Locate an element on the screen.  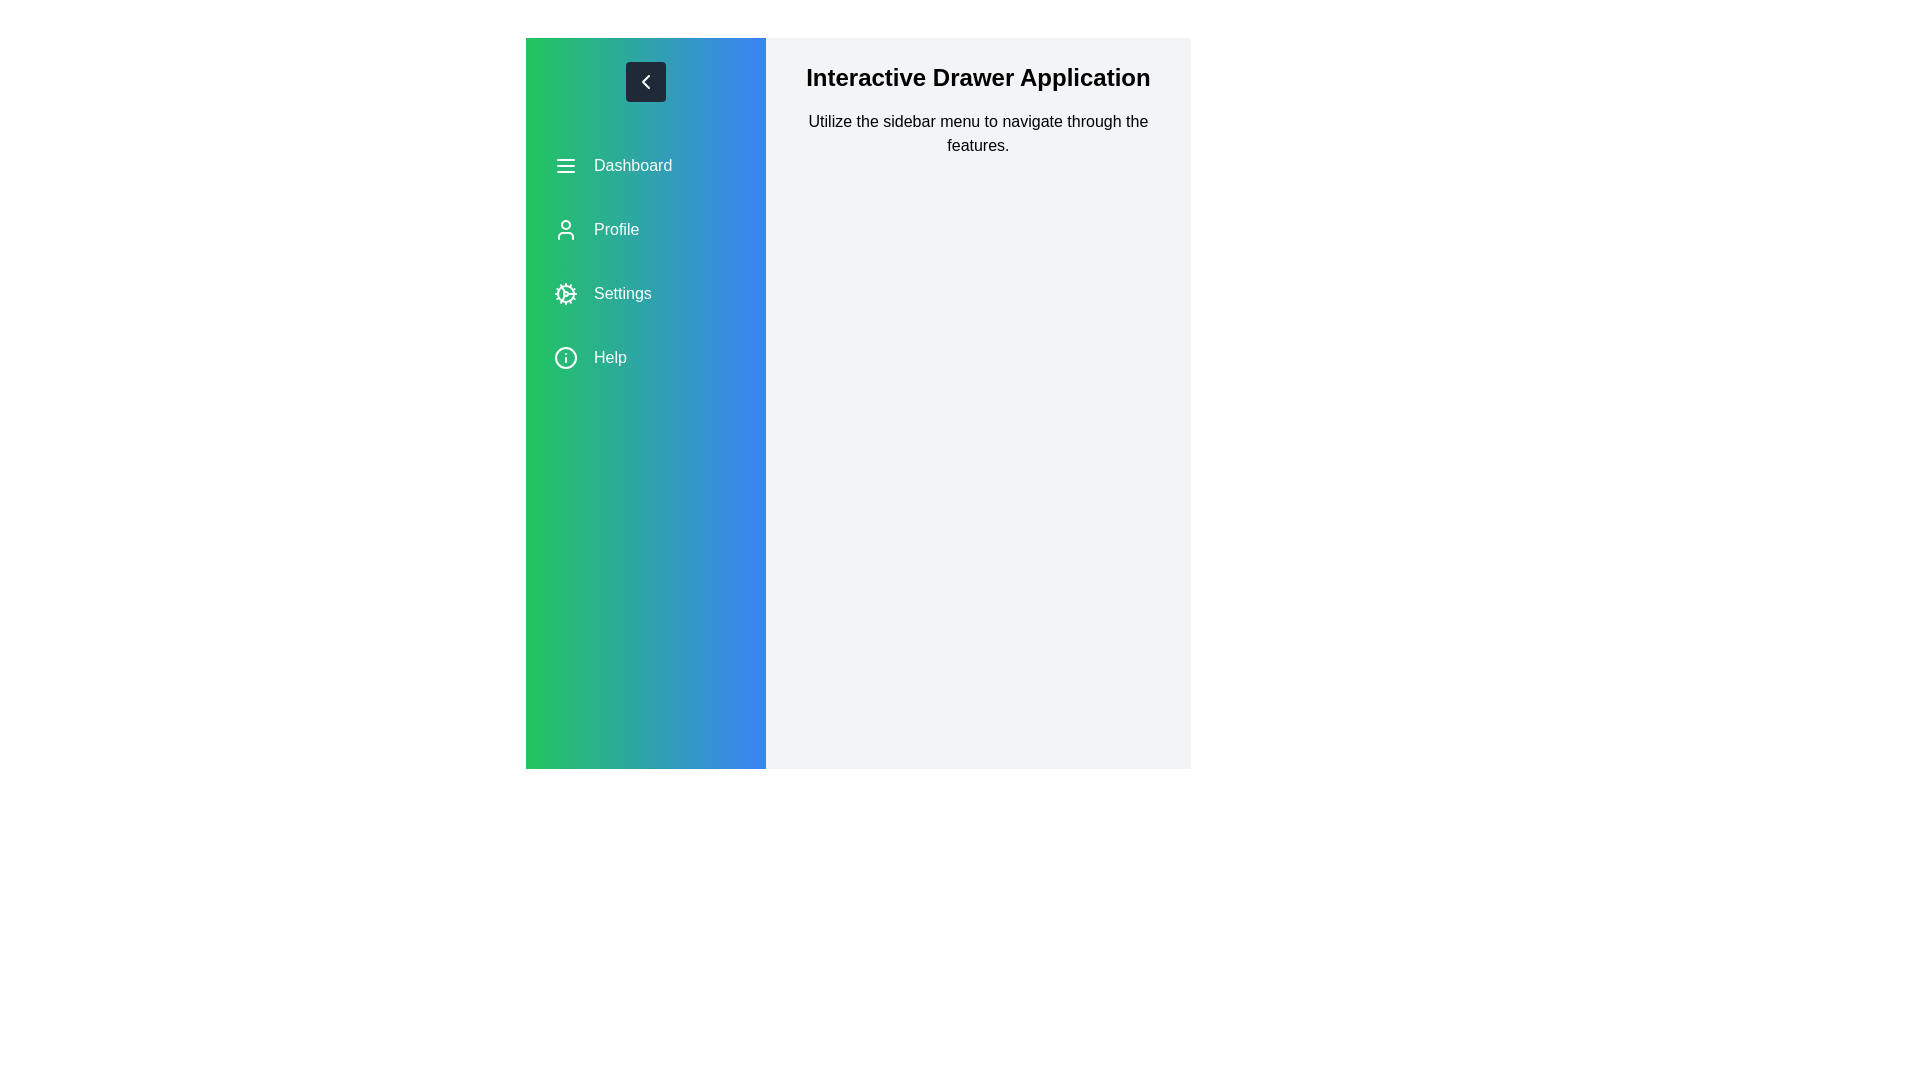
the menu option Dashboard to see its hover effect is located at coordinates (645, 164).